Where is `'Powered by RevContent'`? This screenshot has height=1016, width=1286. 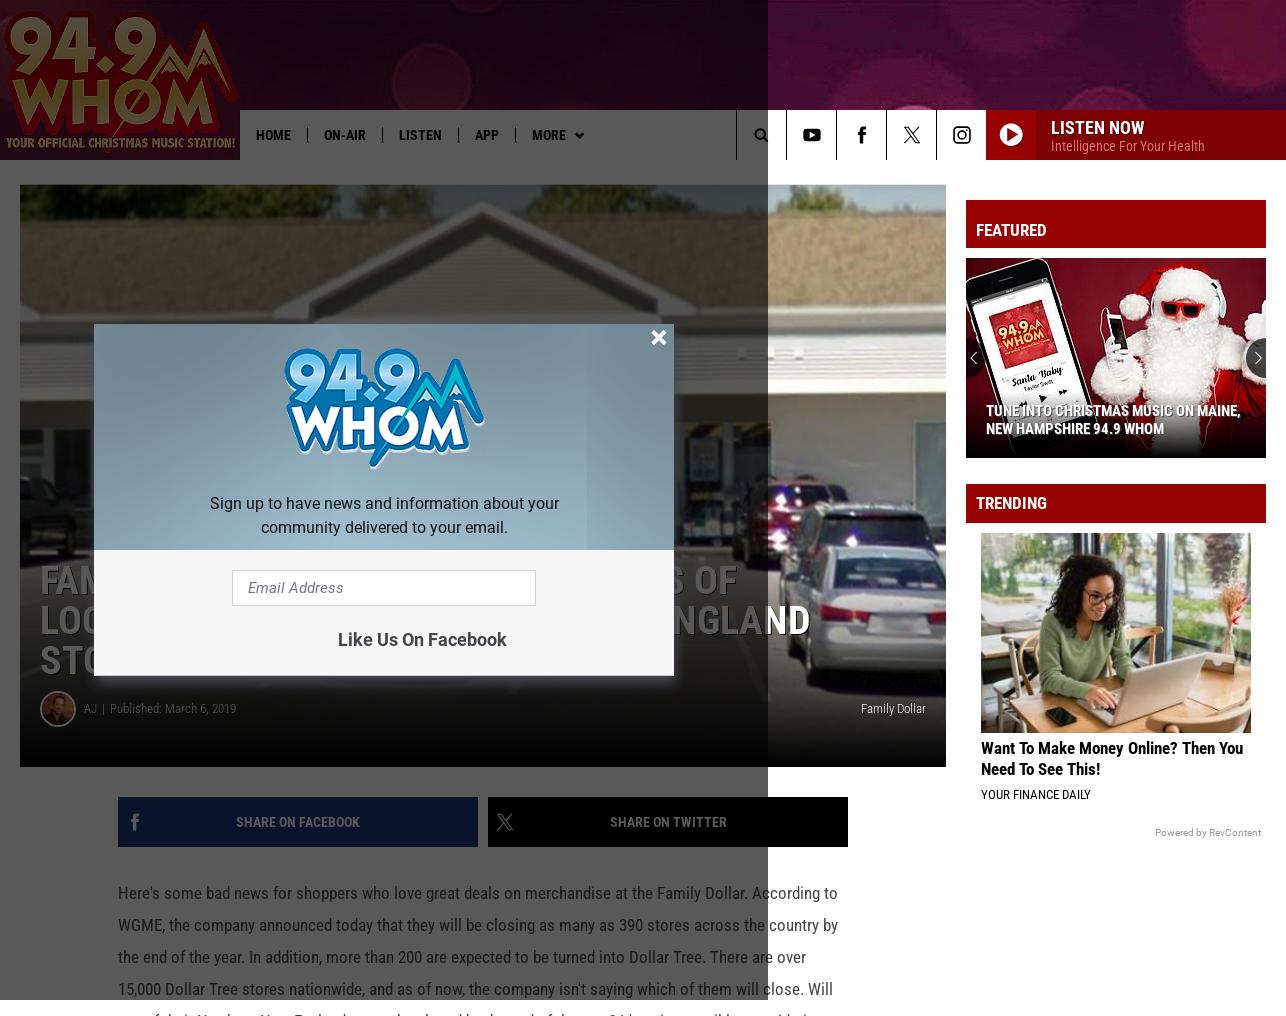
'Powered by RevContent' is located at coordinates (1206, 863).